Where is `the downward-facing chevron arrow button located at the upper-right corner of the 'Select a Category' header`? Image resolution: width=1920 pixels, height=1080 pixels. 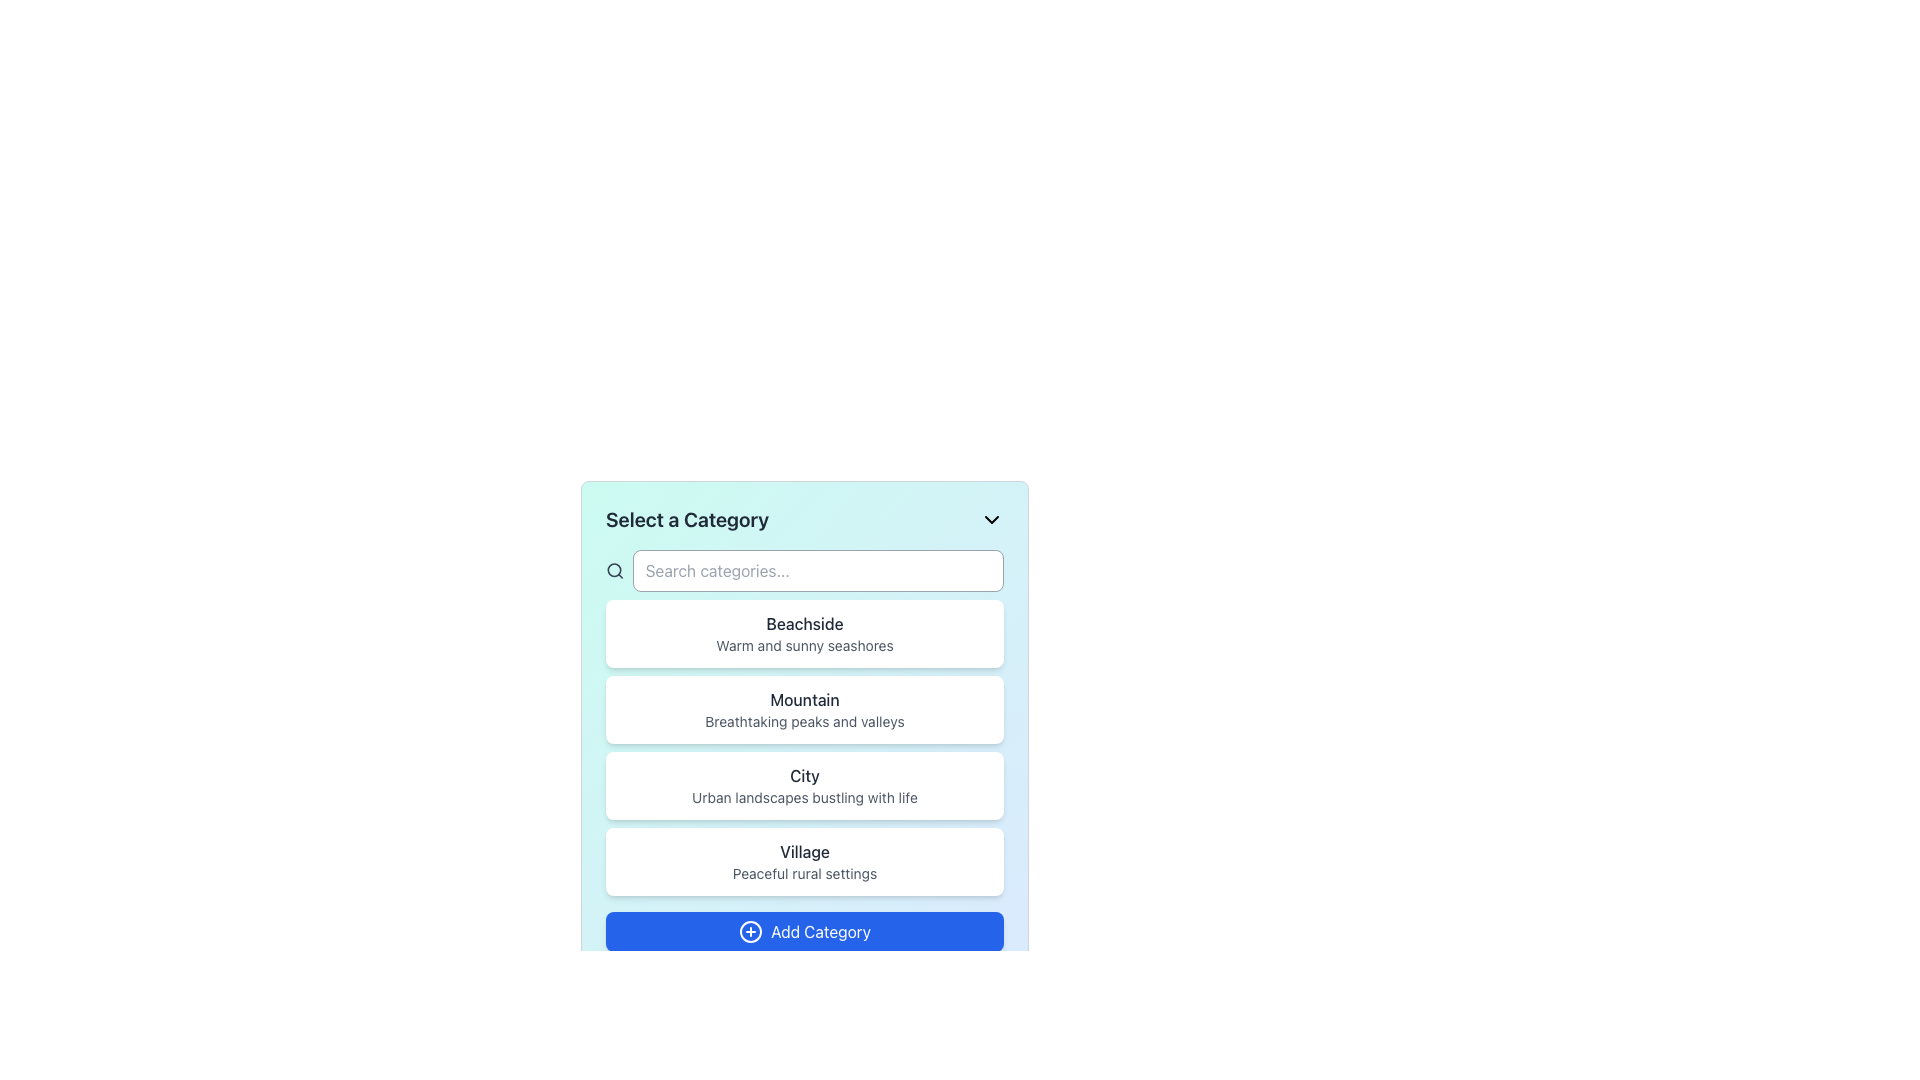
the downward-facing chevron arrow button located at the upper-right corner of the 'Select a Category' header is located at coordinates (992, 519).